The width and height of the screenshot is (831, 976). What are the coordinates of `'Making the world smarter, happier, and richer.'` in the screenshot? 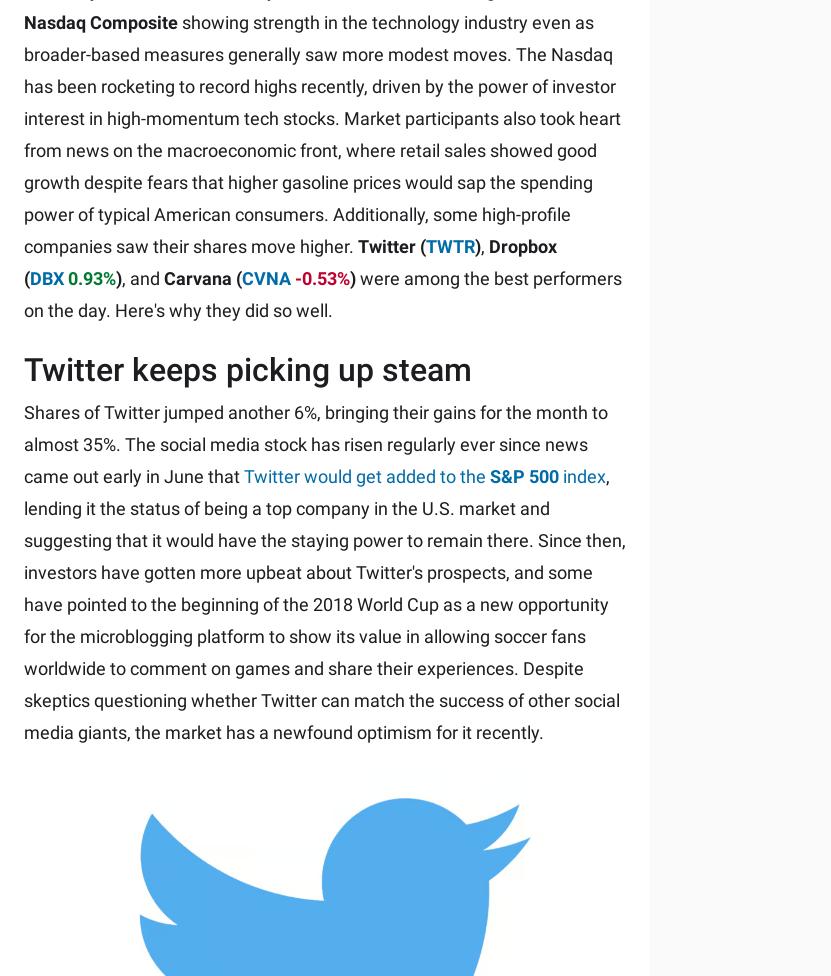 It's located at (22, 181).